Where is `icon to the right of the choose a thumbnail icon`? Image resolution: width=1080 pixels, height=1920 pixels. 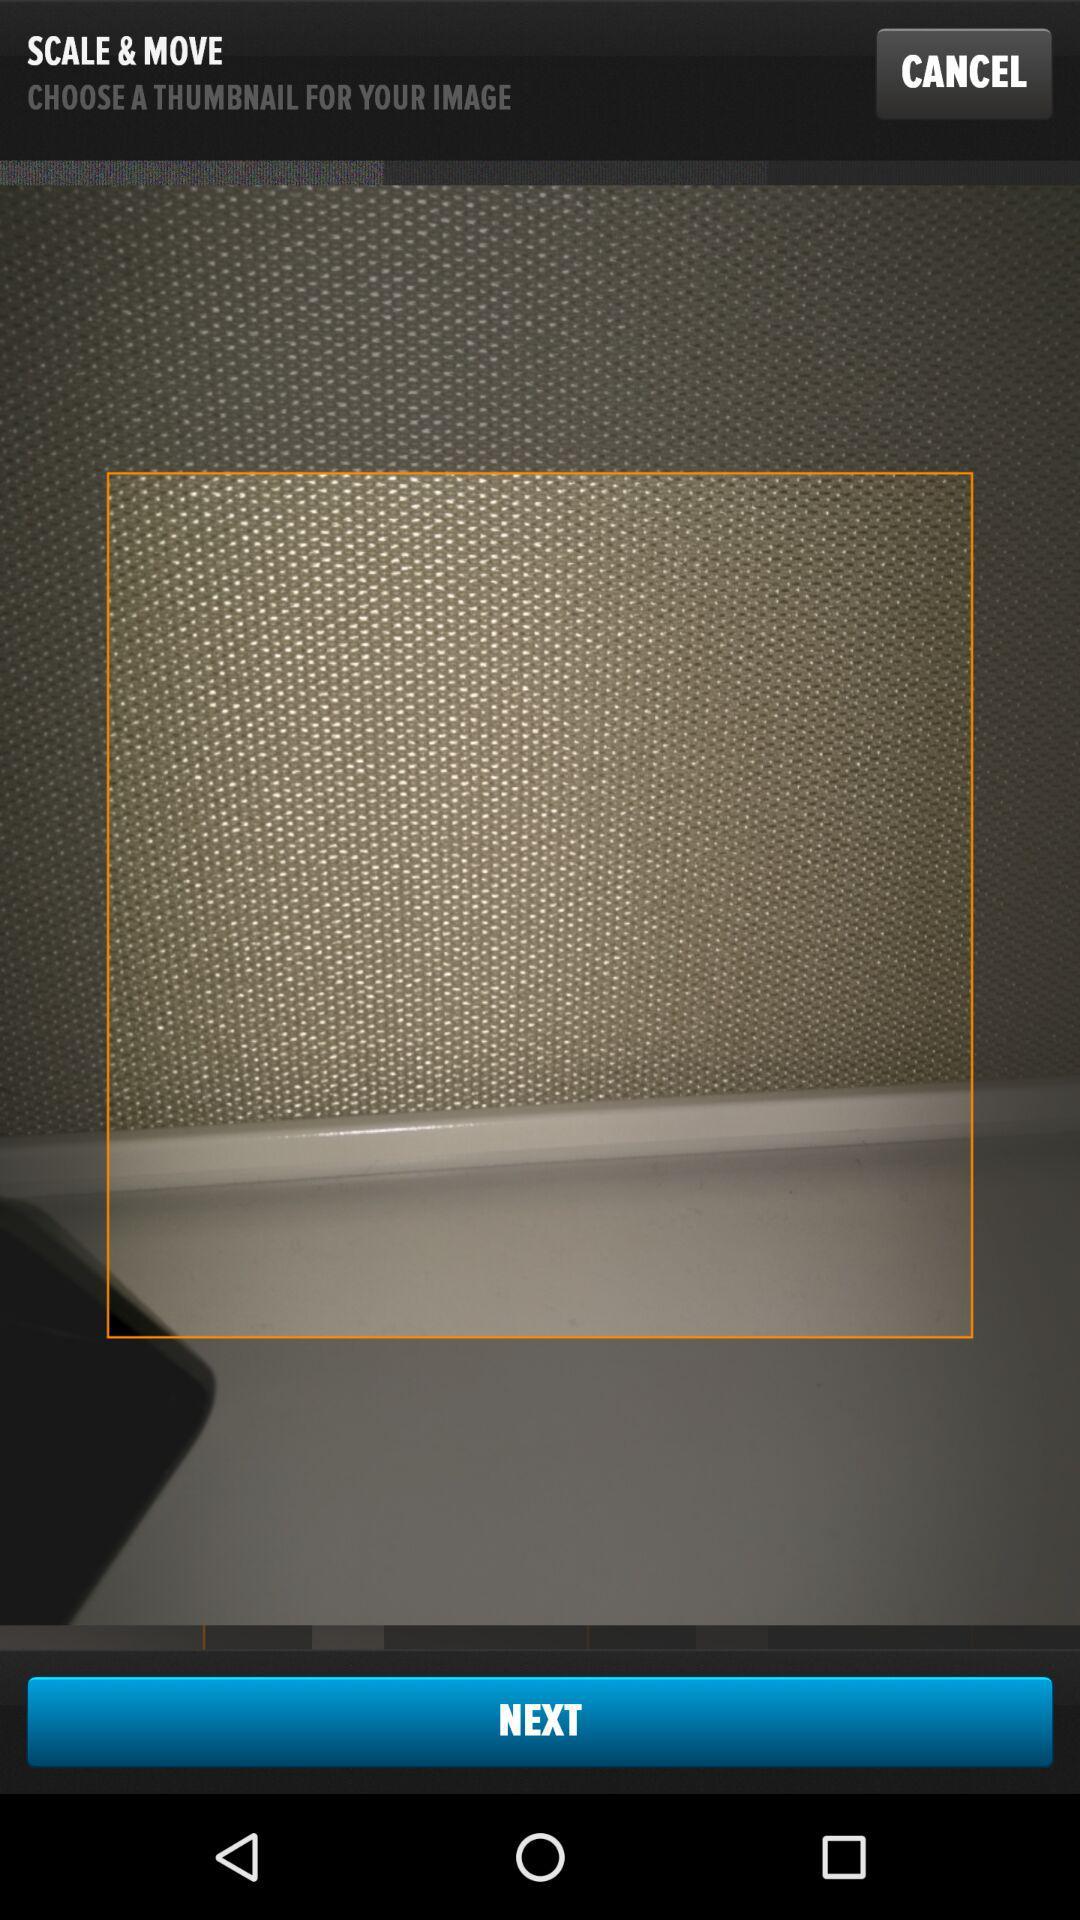
icon to the right of the choose a thumbnail icon is located at coordinates (963, 73).